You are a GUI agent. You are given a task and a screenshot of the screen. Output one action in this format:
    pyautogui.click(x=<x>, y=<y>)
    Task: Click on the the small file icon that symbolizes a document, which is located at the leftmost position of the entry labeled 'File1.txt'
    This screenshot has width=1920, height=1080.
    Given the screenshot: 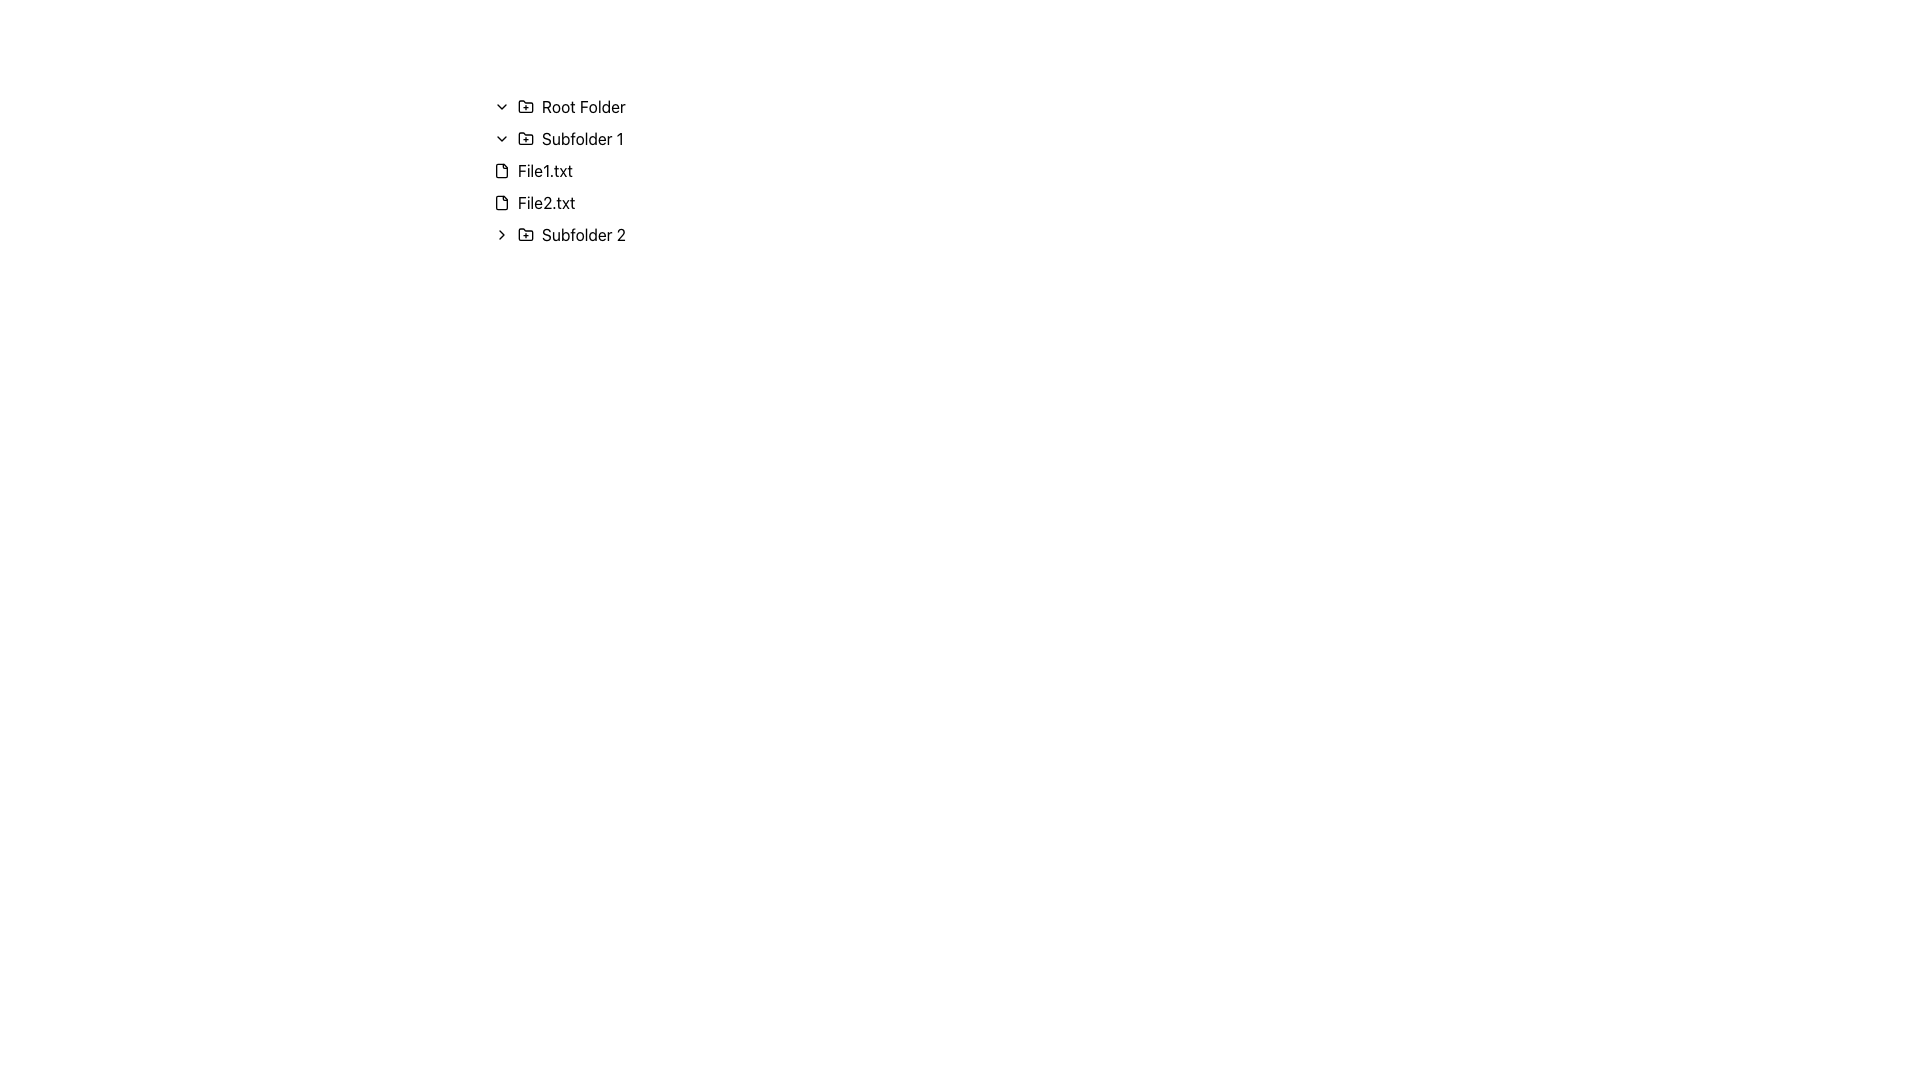 What is the action you would take?
    pyautogui.click(x=502, y=169)
    